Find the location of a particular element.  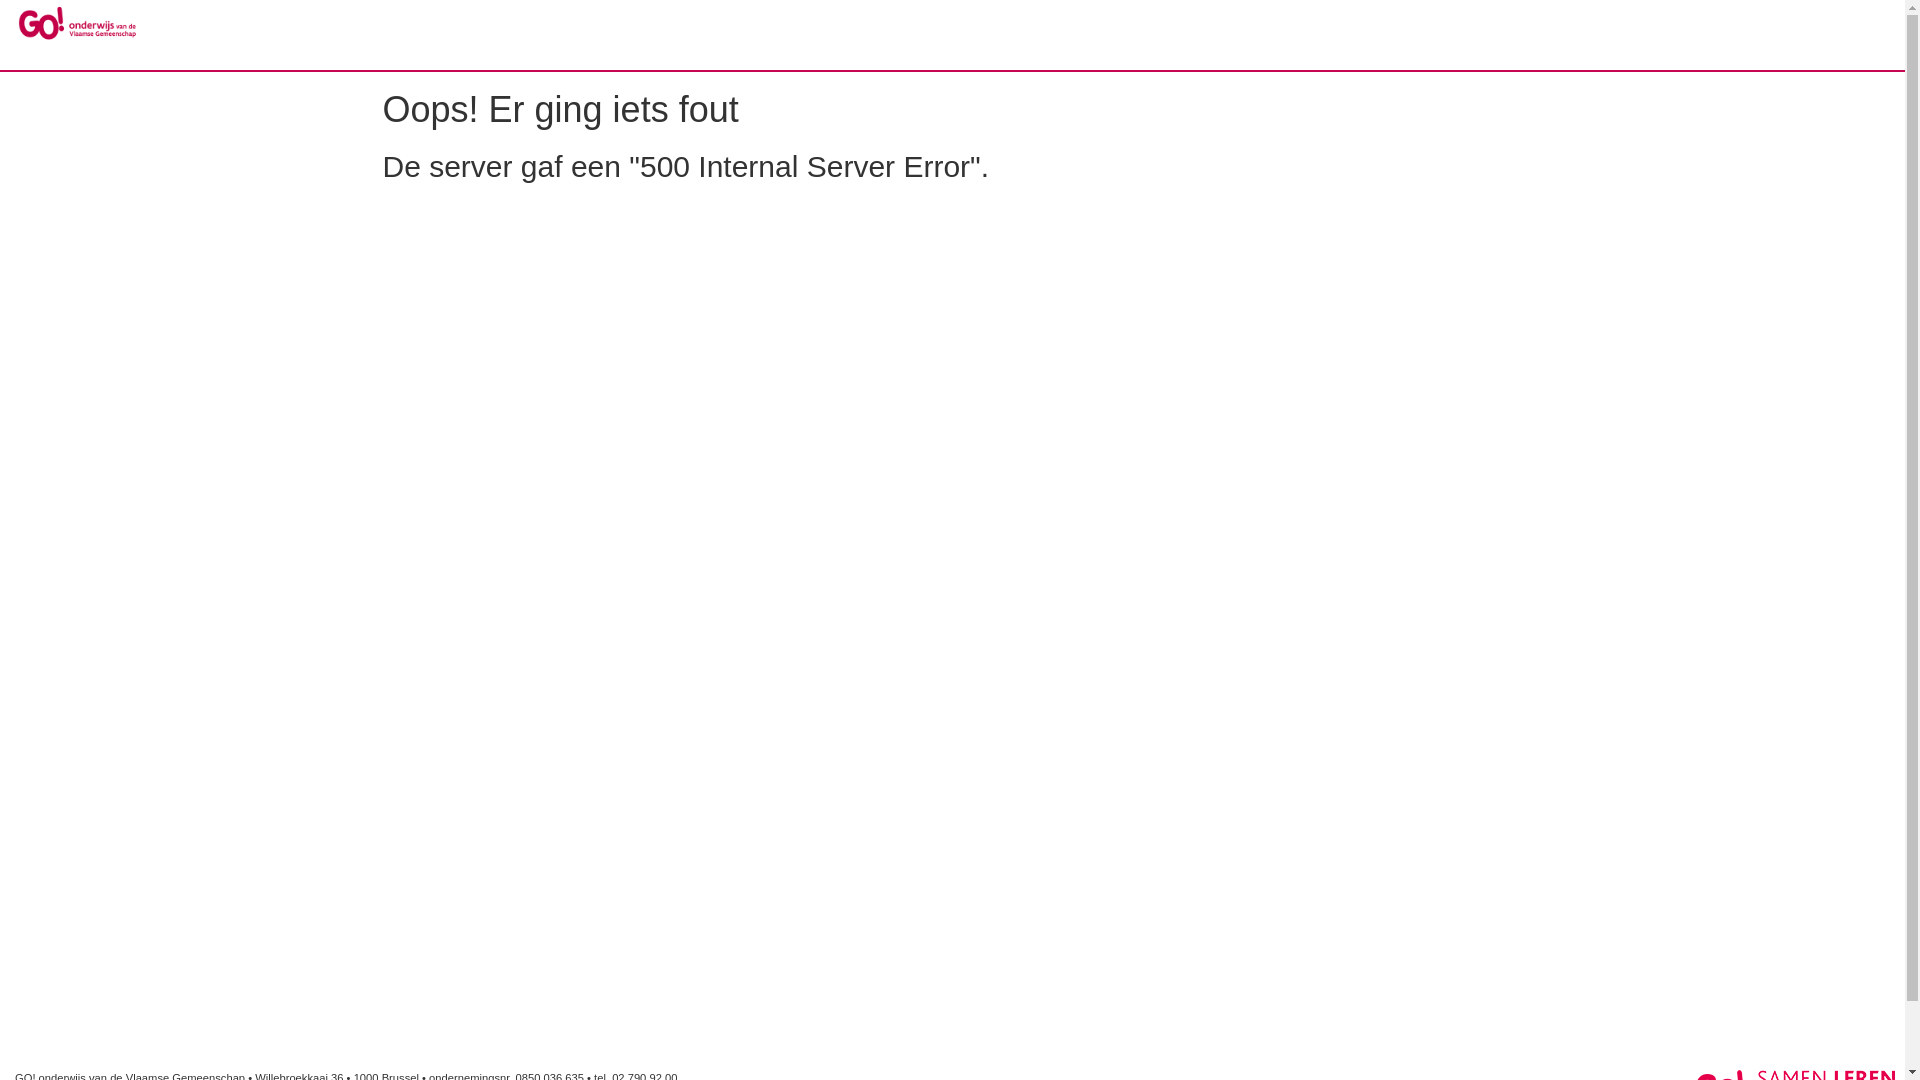

'GO! Reglement' is located at coordinates (14, 22).